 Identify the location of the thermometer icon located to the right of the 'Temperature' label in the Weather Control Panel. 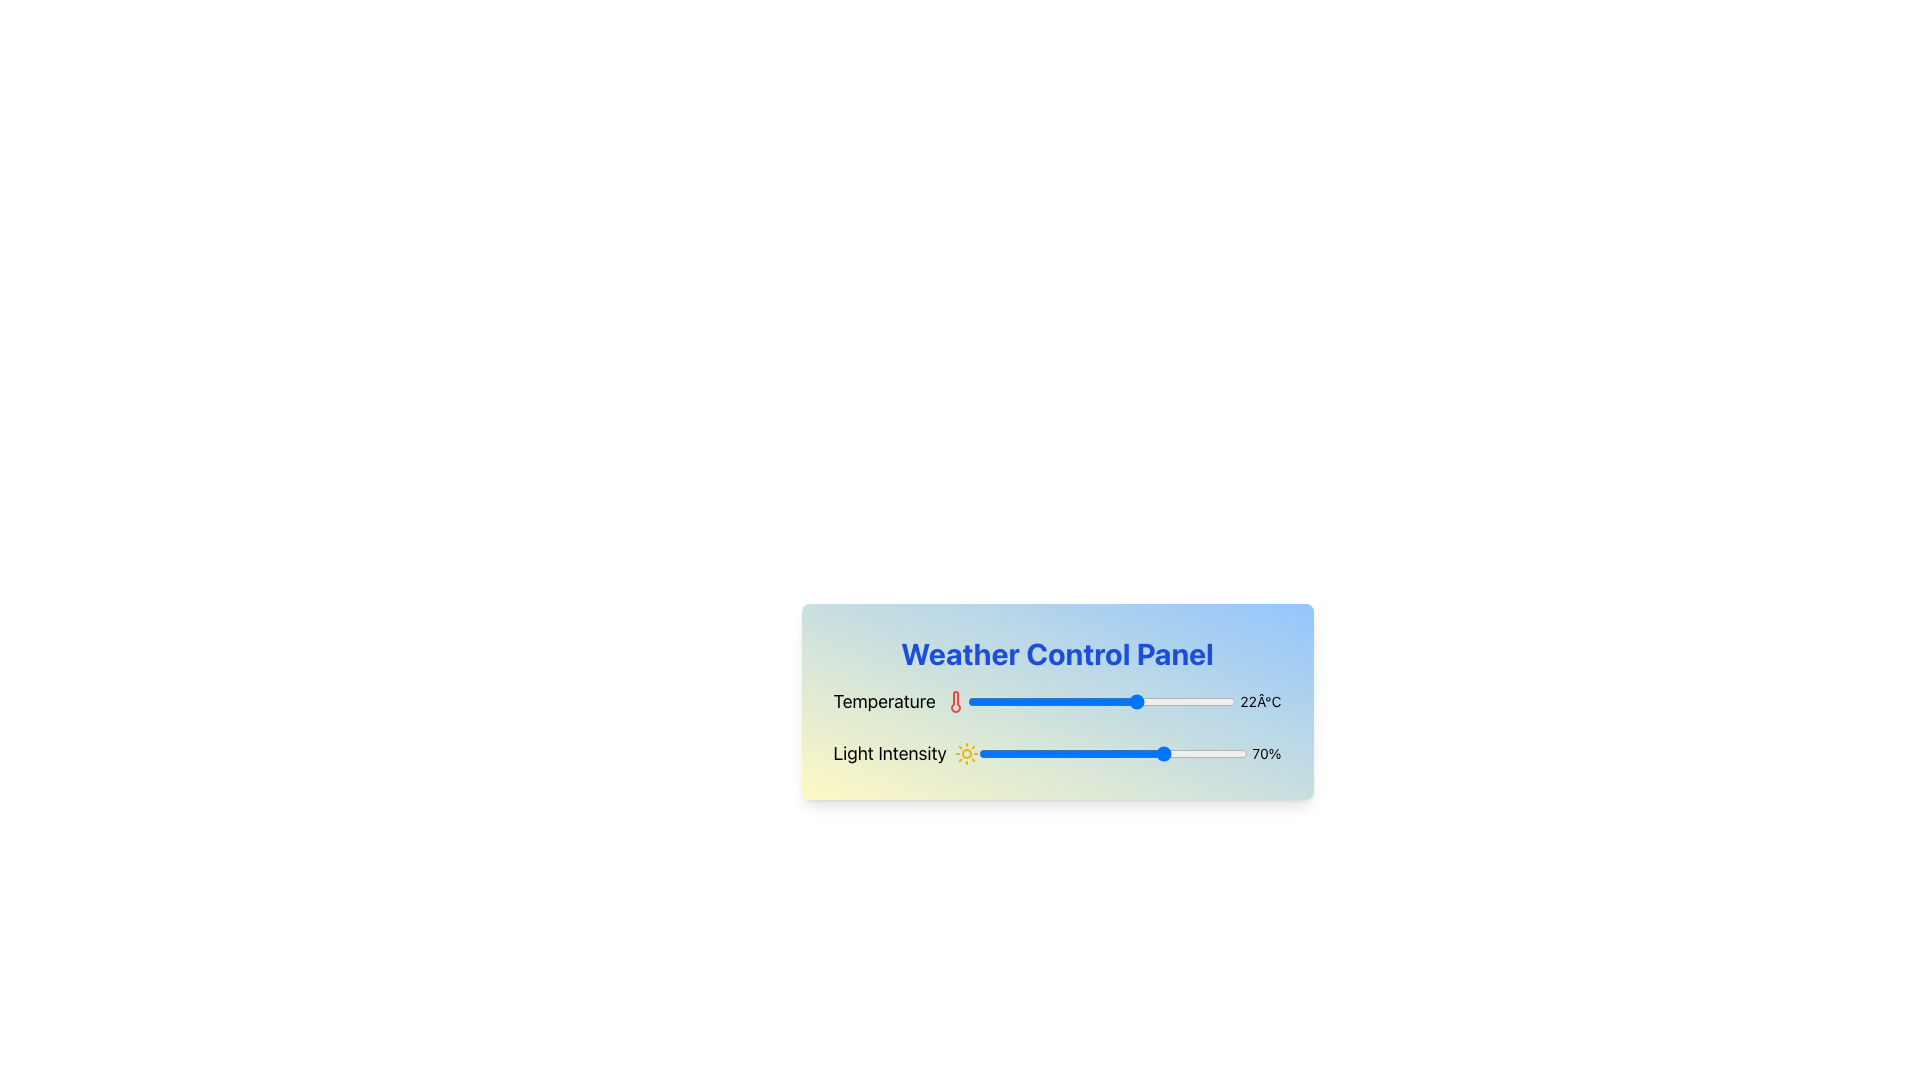
(954, 701).